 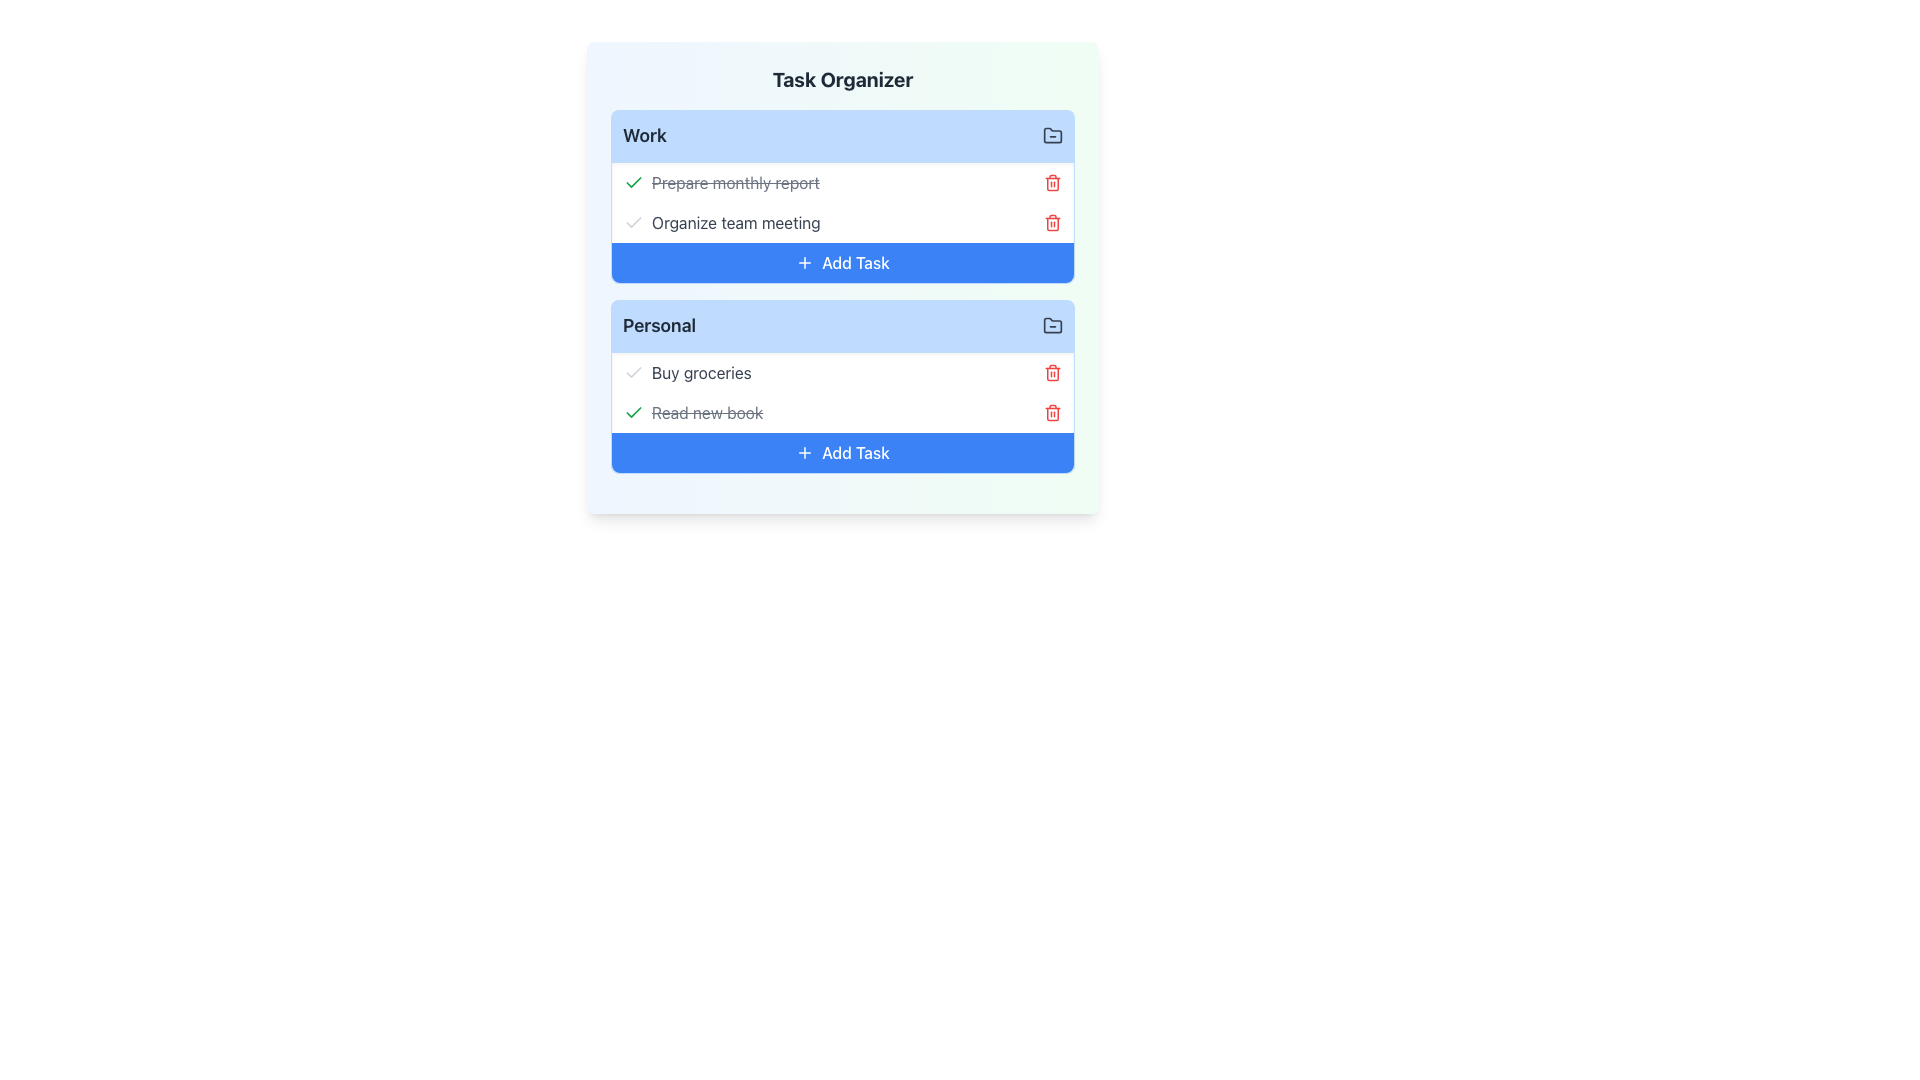 I want to click on to reorder tasks in the 'Personal' section of the task organizer interface, identifiable by its light blue header, so click(x=843, y=386).